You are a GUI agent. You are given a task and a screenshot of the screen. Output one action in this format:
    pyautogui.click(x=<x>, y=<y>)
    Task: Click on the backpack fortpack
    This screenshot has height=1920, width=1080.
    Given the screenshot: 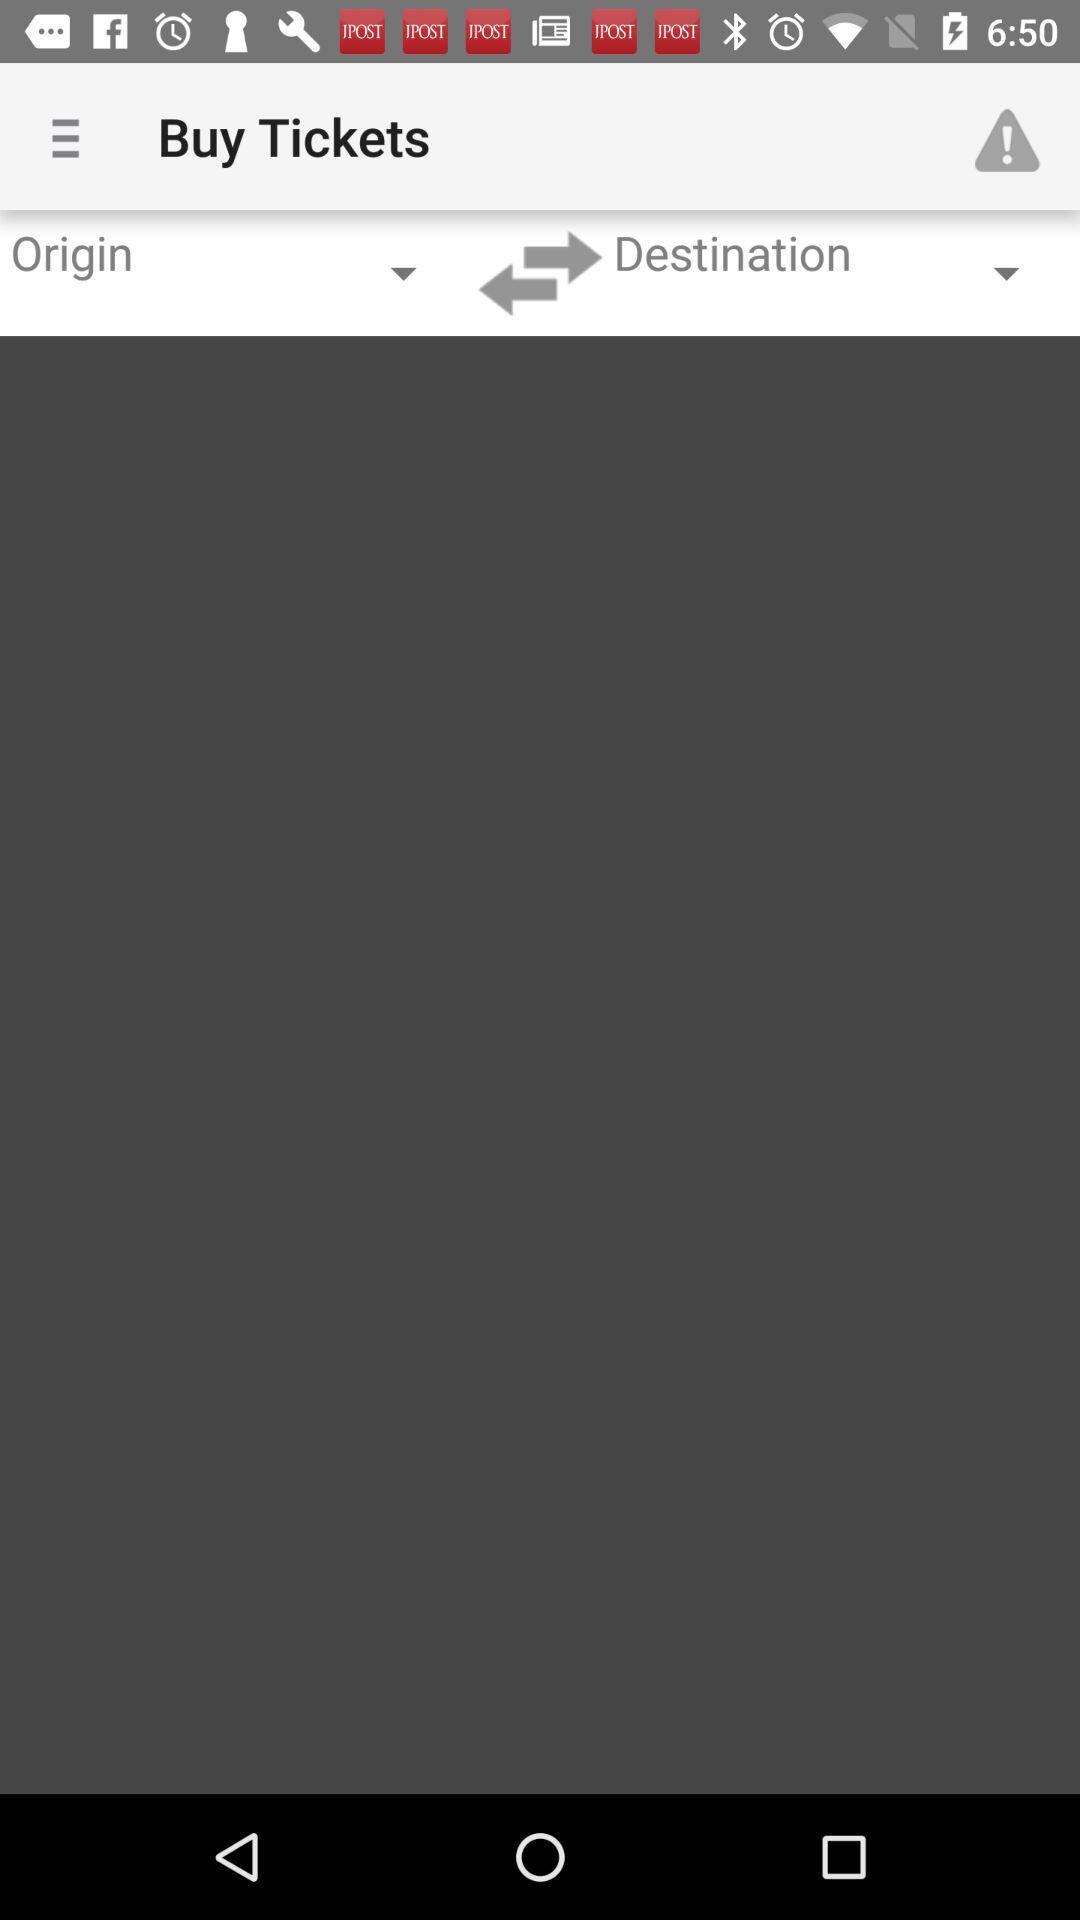 What is the action you would take?
    pyautogui.click(x=540, y=272)
    